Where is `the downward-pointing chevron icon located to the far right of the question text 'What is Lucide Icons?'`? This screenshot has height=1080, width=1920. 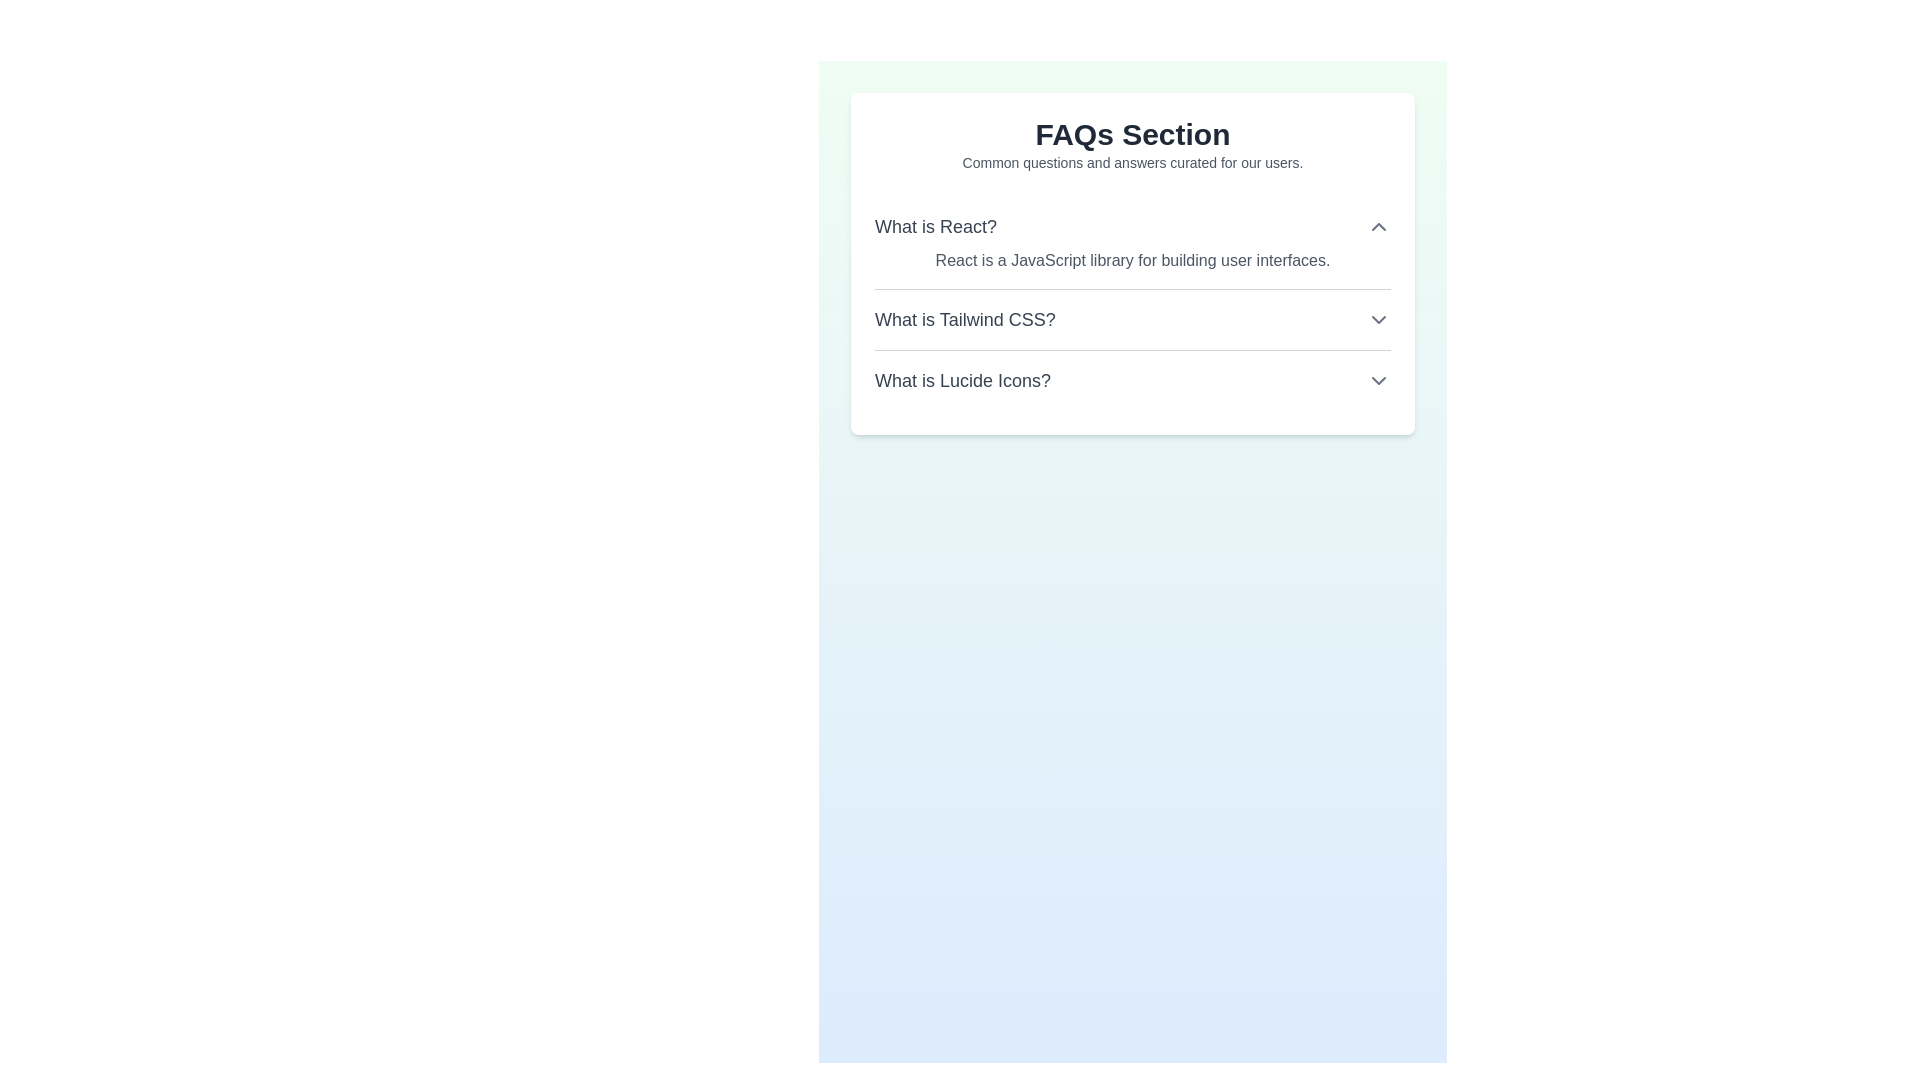
the downward-pointing chevron icon located to the far right of the question text 'What is Lucide Icons?' is located at coordinates (1377, 381).